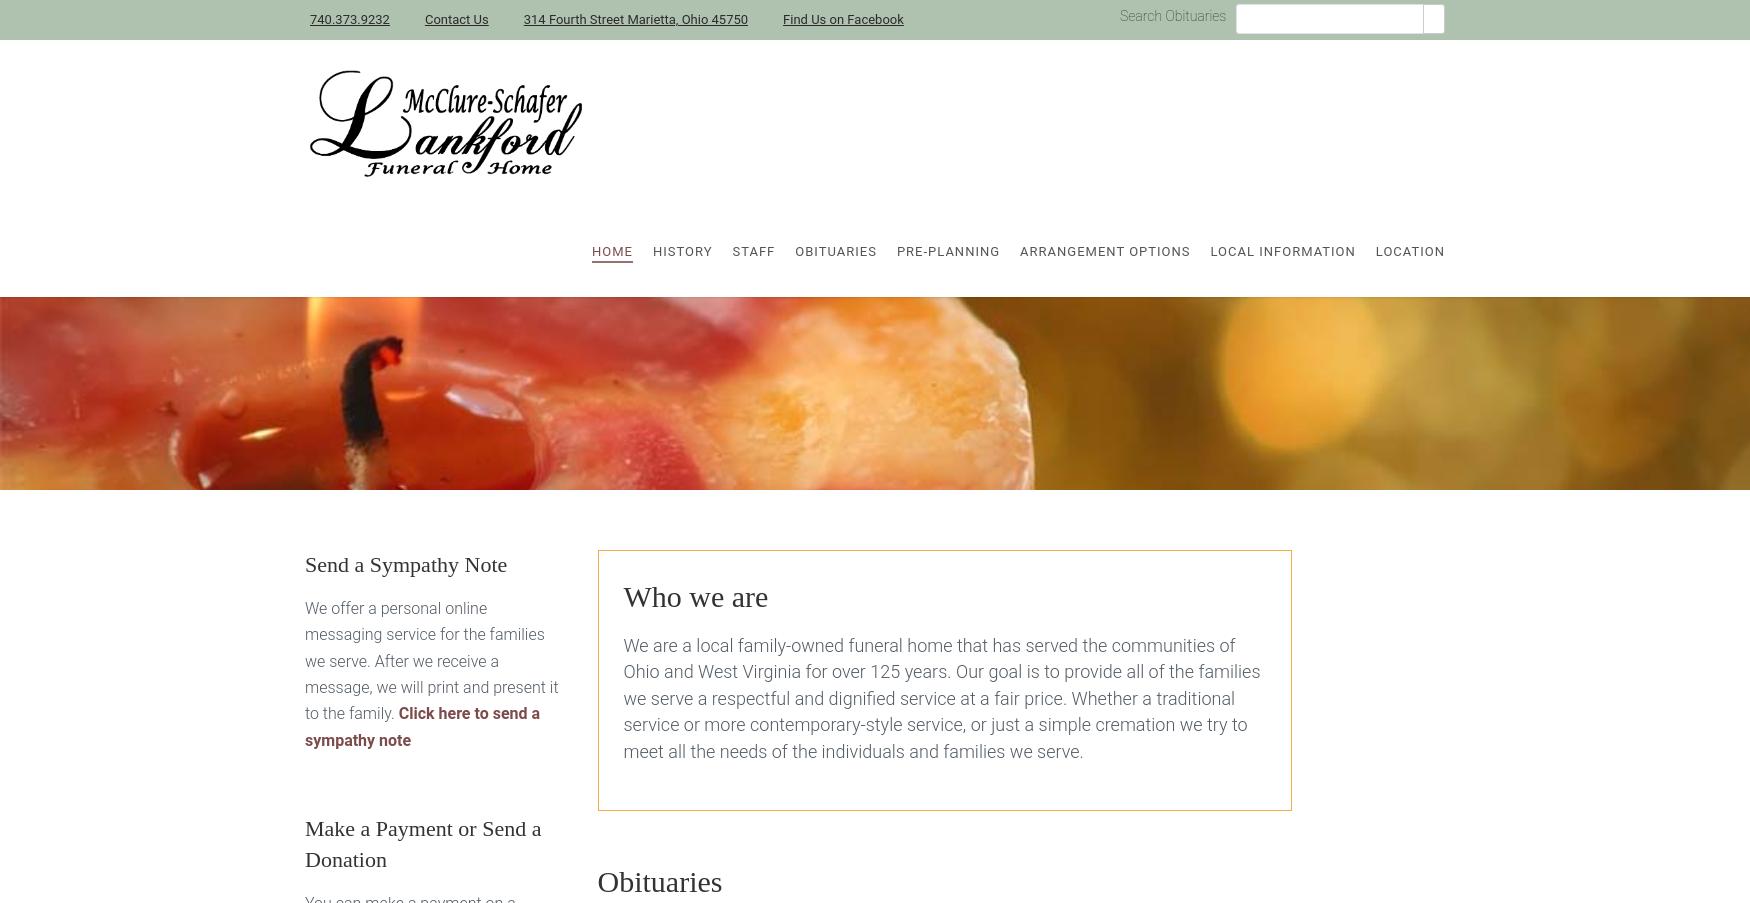 Image resolution: width=1750 pixels, height=903 pixels. What do you see at coordinates (304, 843) in the screenshot?
I see `'Make a Payment or Send a Donation'` at bounding box center [304, 843].